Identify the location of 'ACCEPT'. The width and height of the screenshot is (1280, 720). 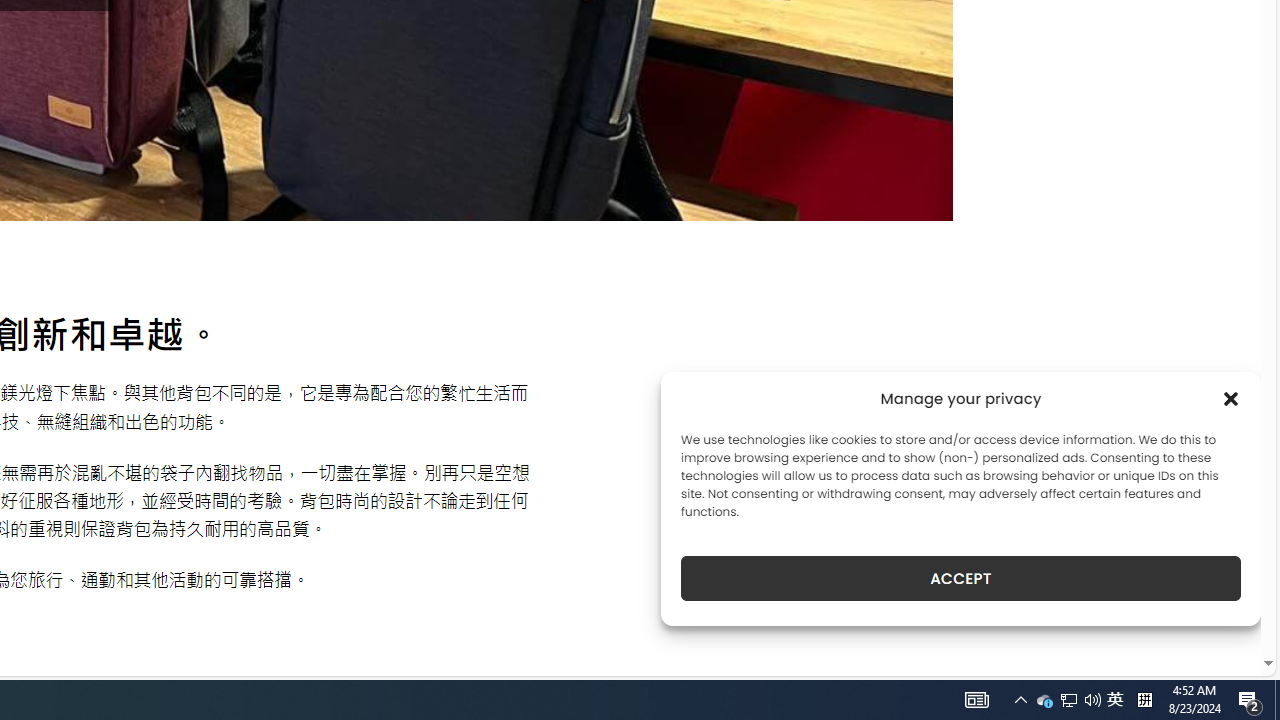
(961, 578).